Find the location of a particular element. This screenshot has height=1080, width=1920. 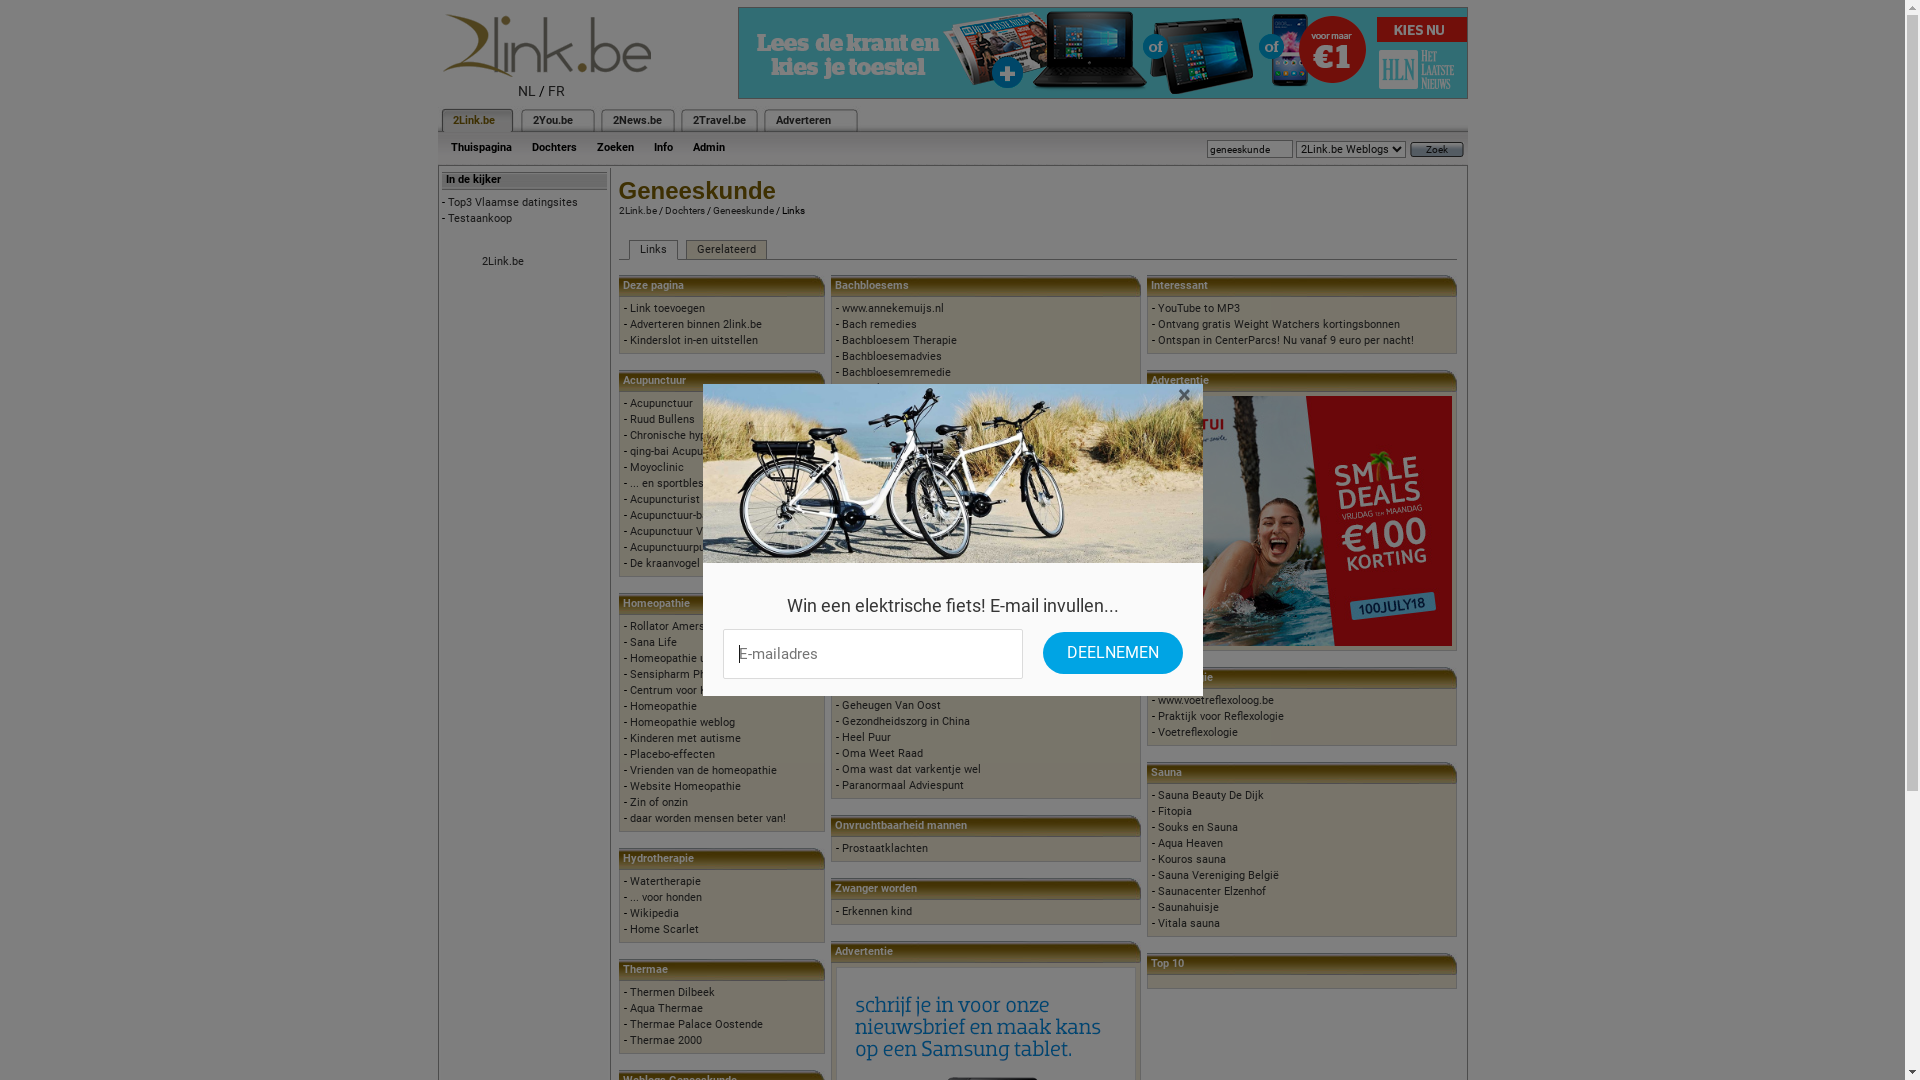

'Vrienden van de homeopathie' is located at coordinates (703, 769).